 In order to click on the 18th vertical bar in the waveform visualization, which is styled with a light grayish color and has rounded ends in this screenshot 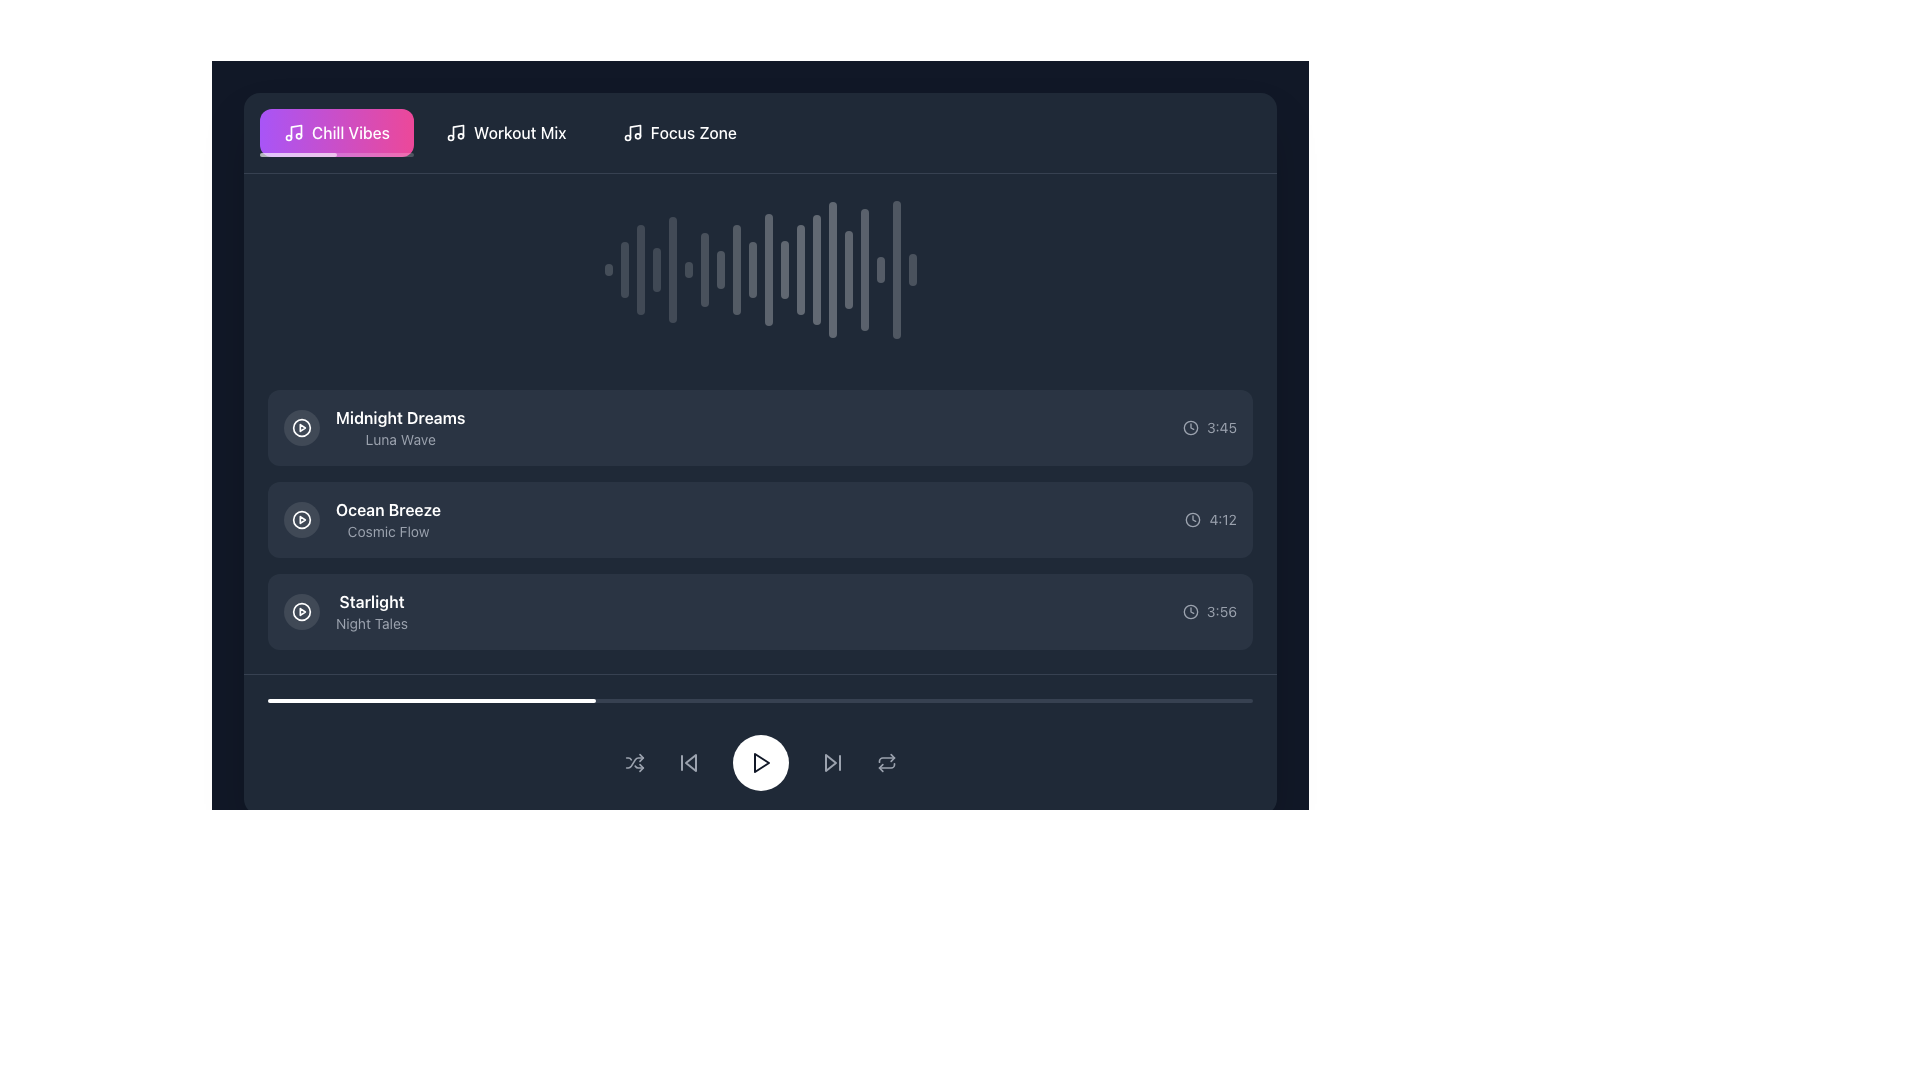, I will do `click(880, 270)`.